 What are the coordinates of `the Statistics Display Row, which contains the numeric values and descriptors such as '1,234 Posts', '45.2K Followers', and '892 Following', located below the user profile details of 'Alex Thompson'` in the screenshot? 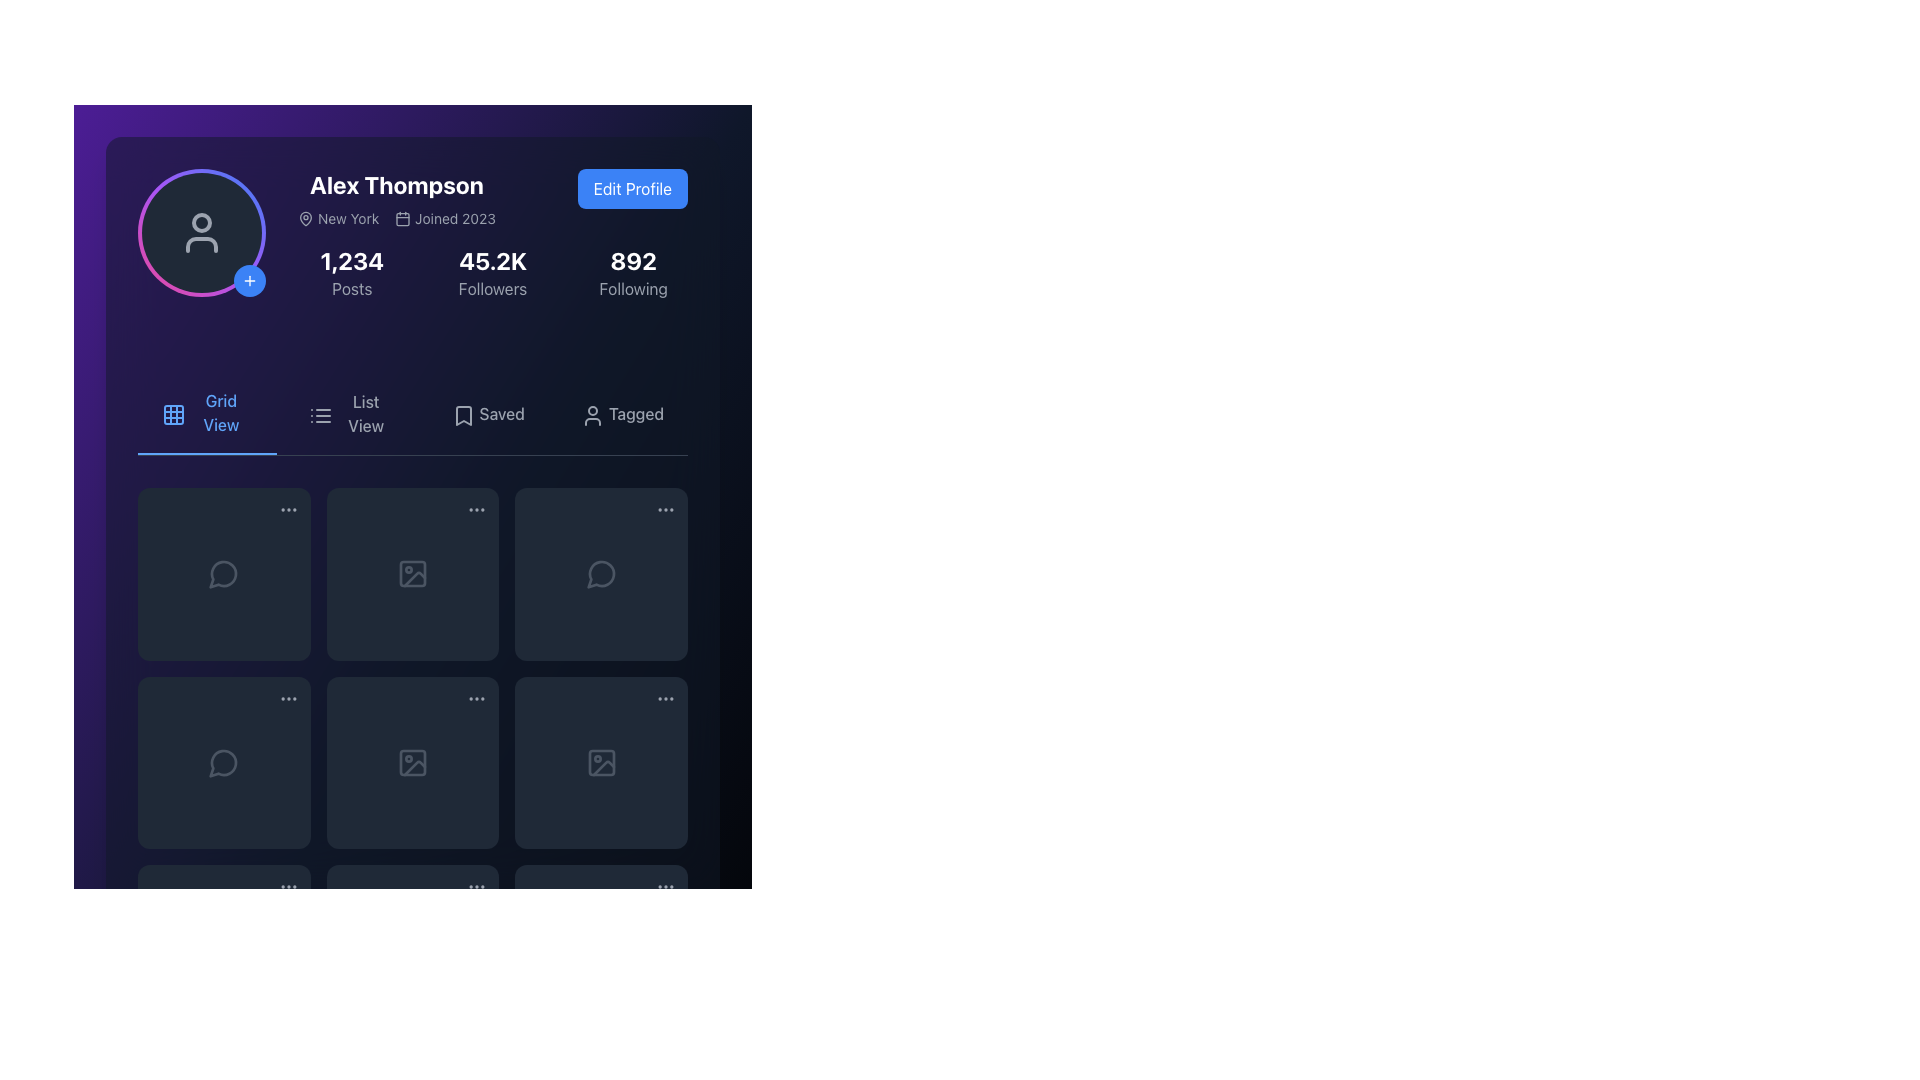 It's located at (493, 273).